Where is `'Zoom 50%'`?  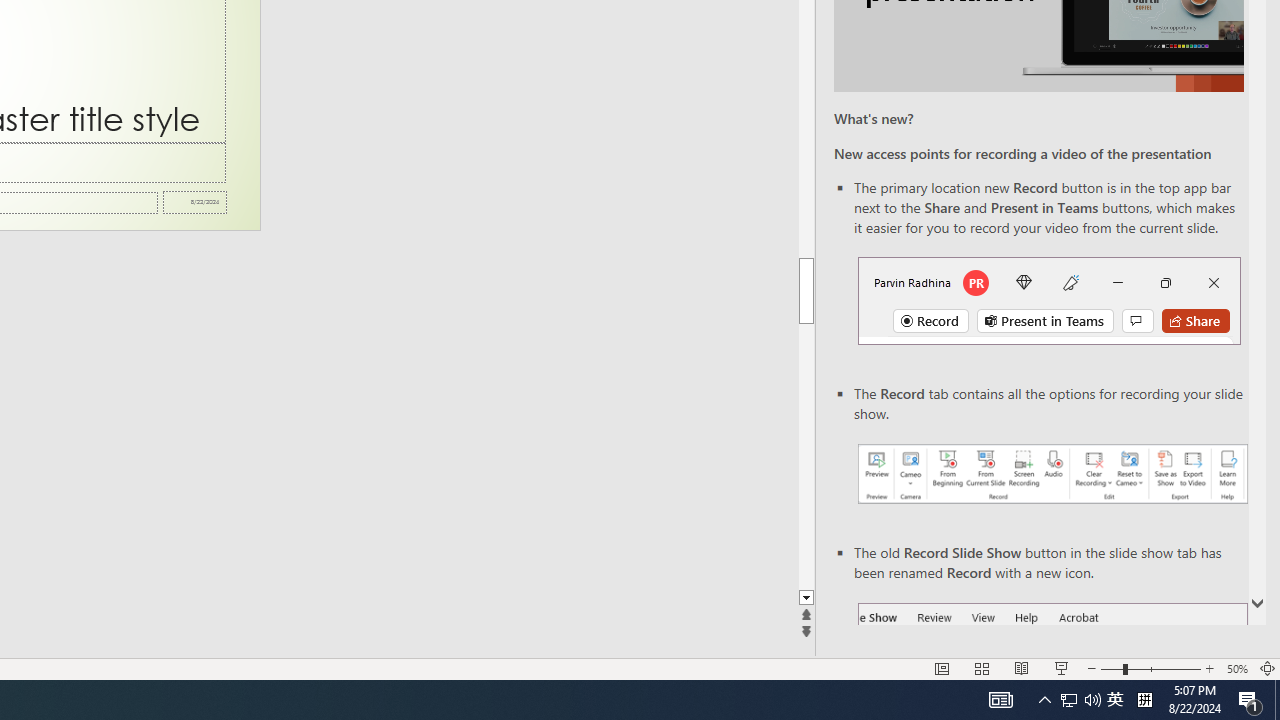
'Zoom 50%' is located at coordinates (1236, 669).